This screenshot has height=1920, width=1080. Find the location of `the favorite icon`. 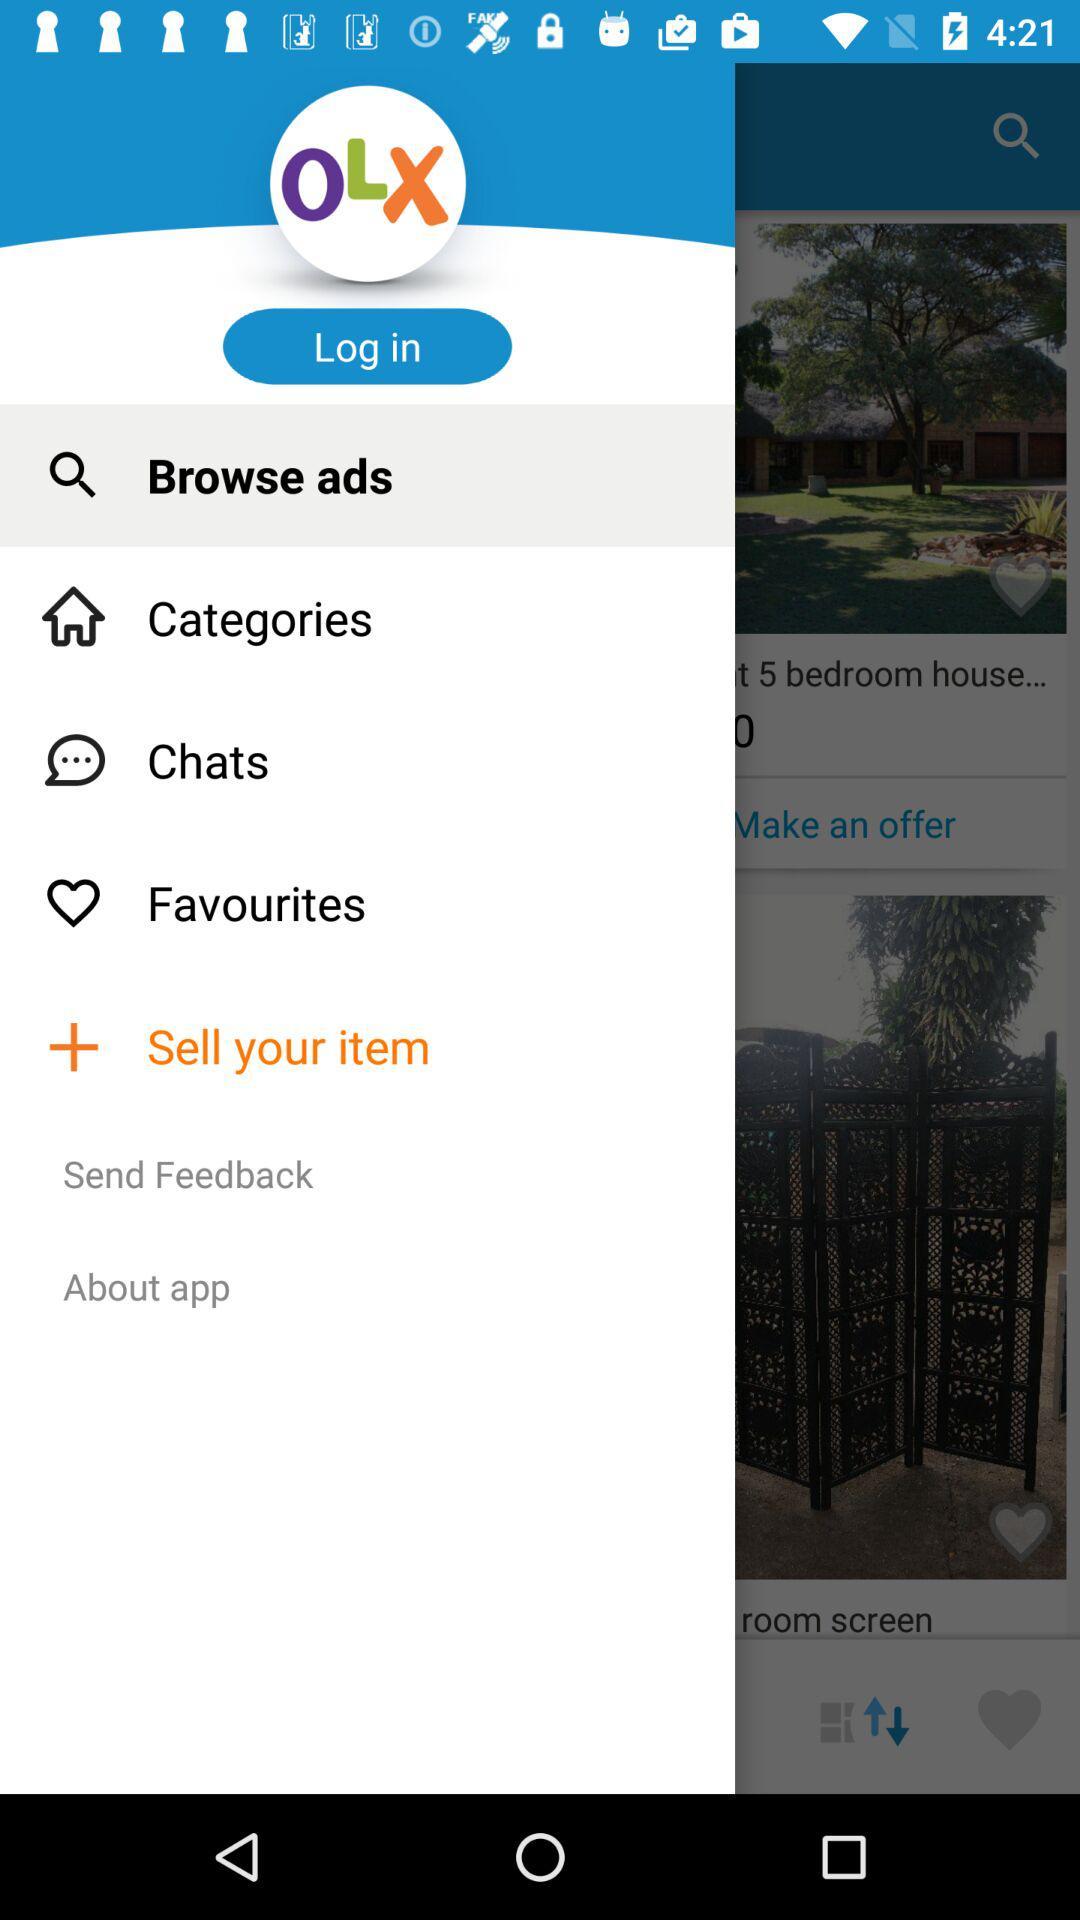

the favorite icon is located at coordinates (1009, 1715).